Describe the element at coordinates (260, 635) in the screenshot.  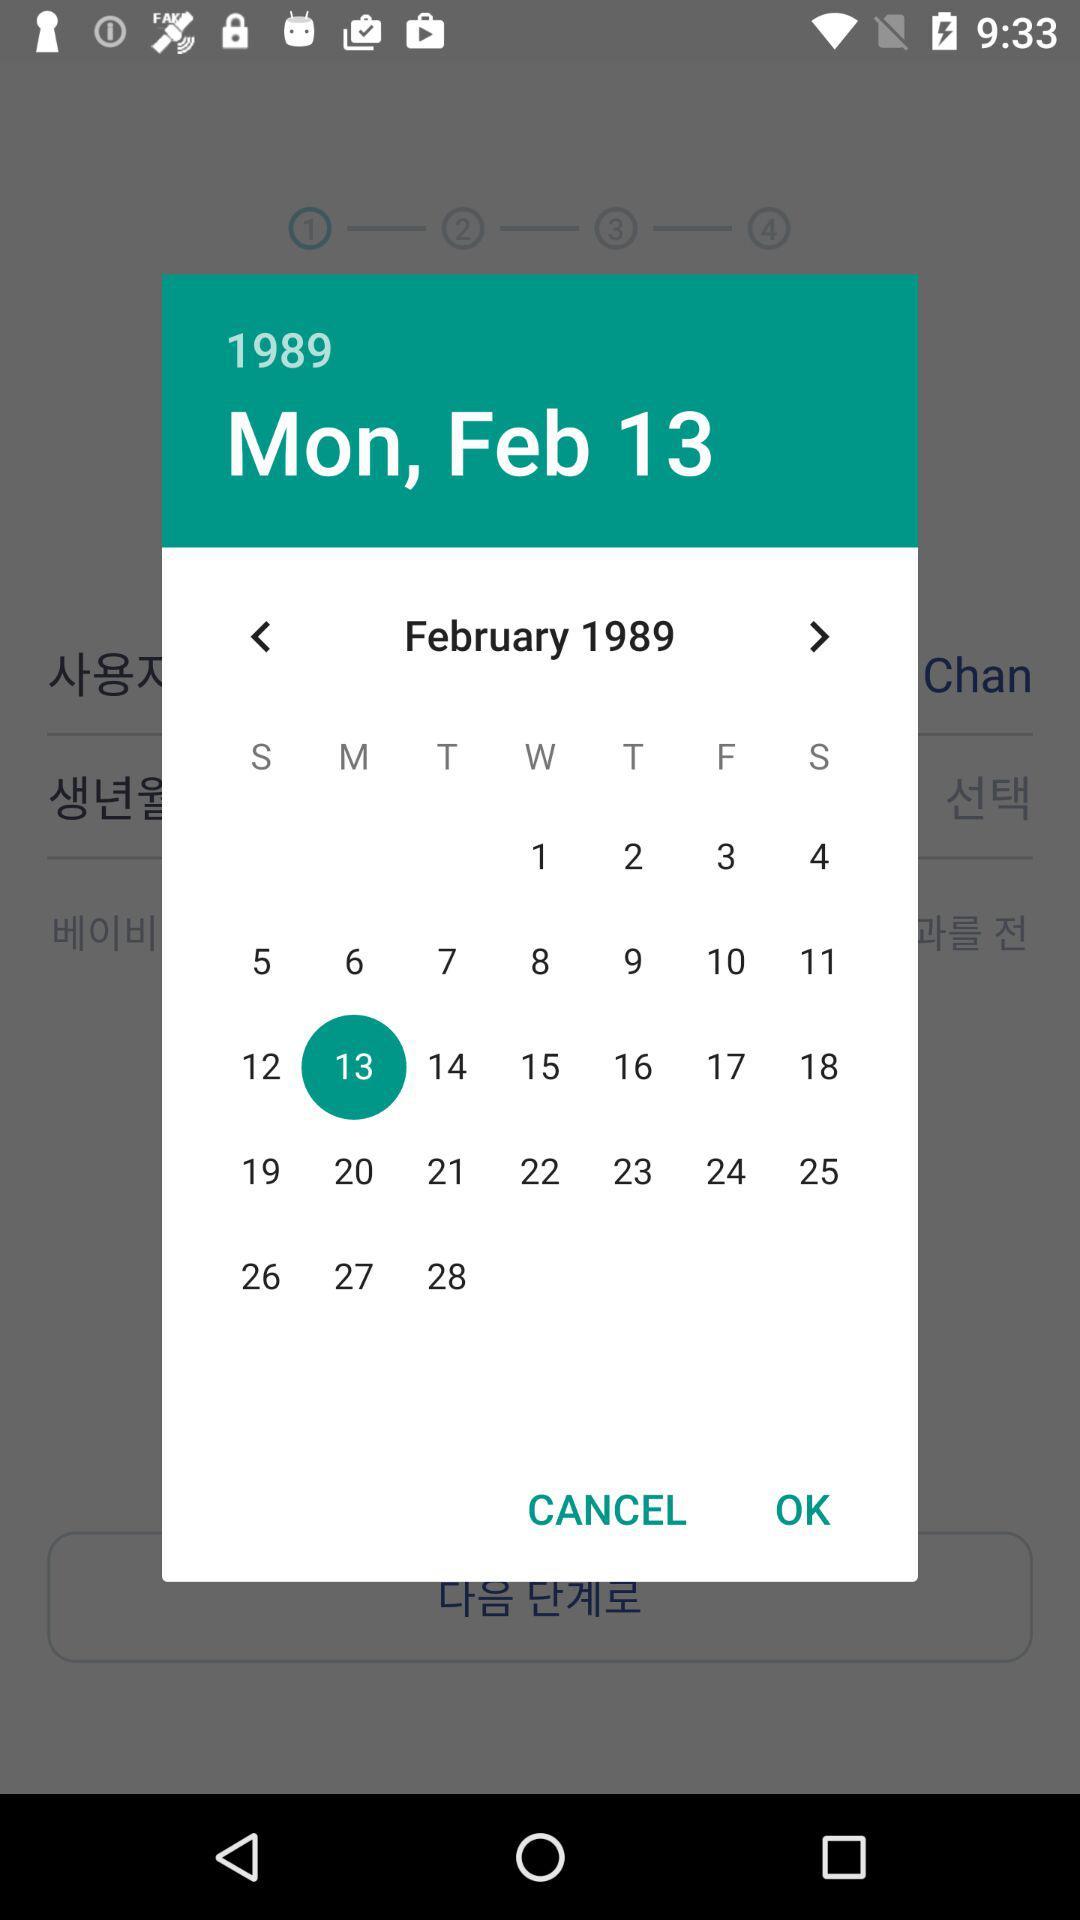
I see `the item at the top left corner` at that location.